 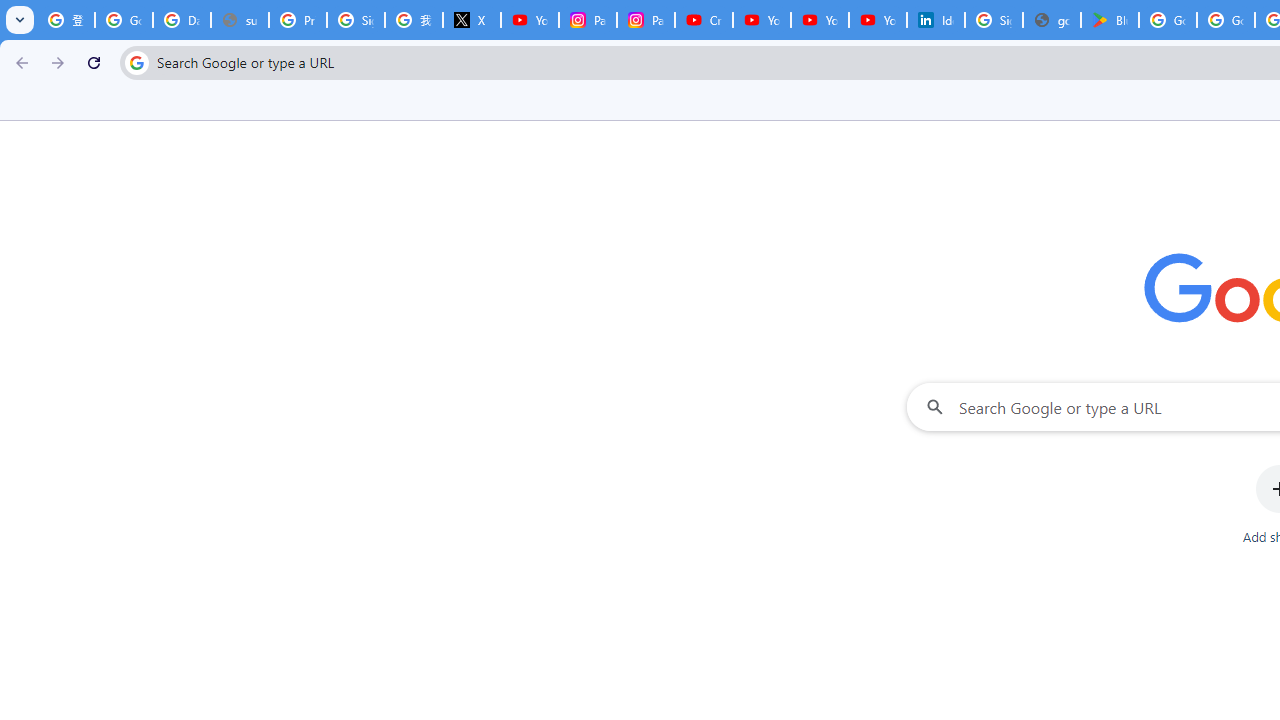 What do you see at coordinates (993, 20) in the screenshot?
I see `'Sign in - Google Accounts'` at bounding box center [993, 20].